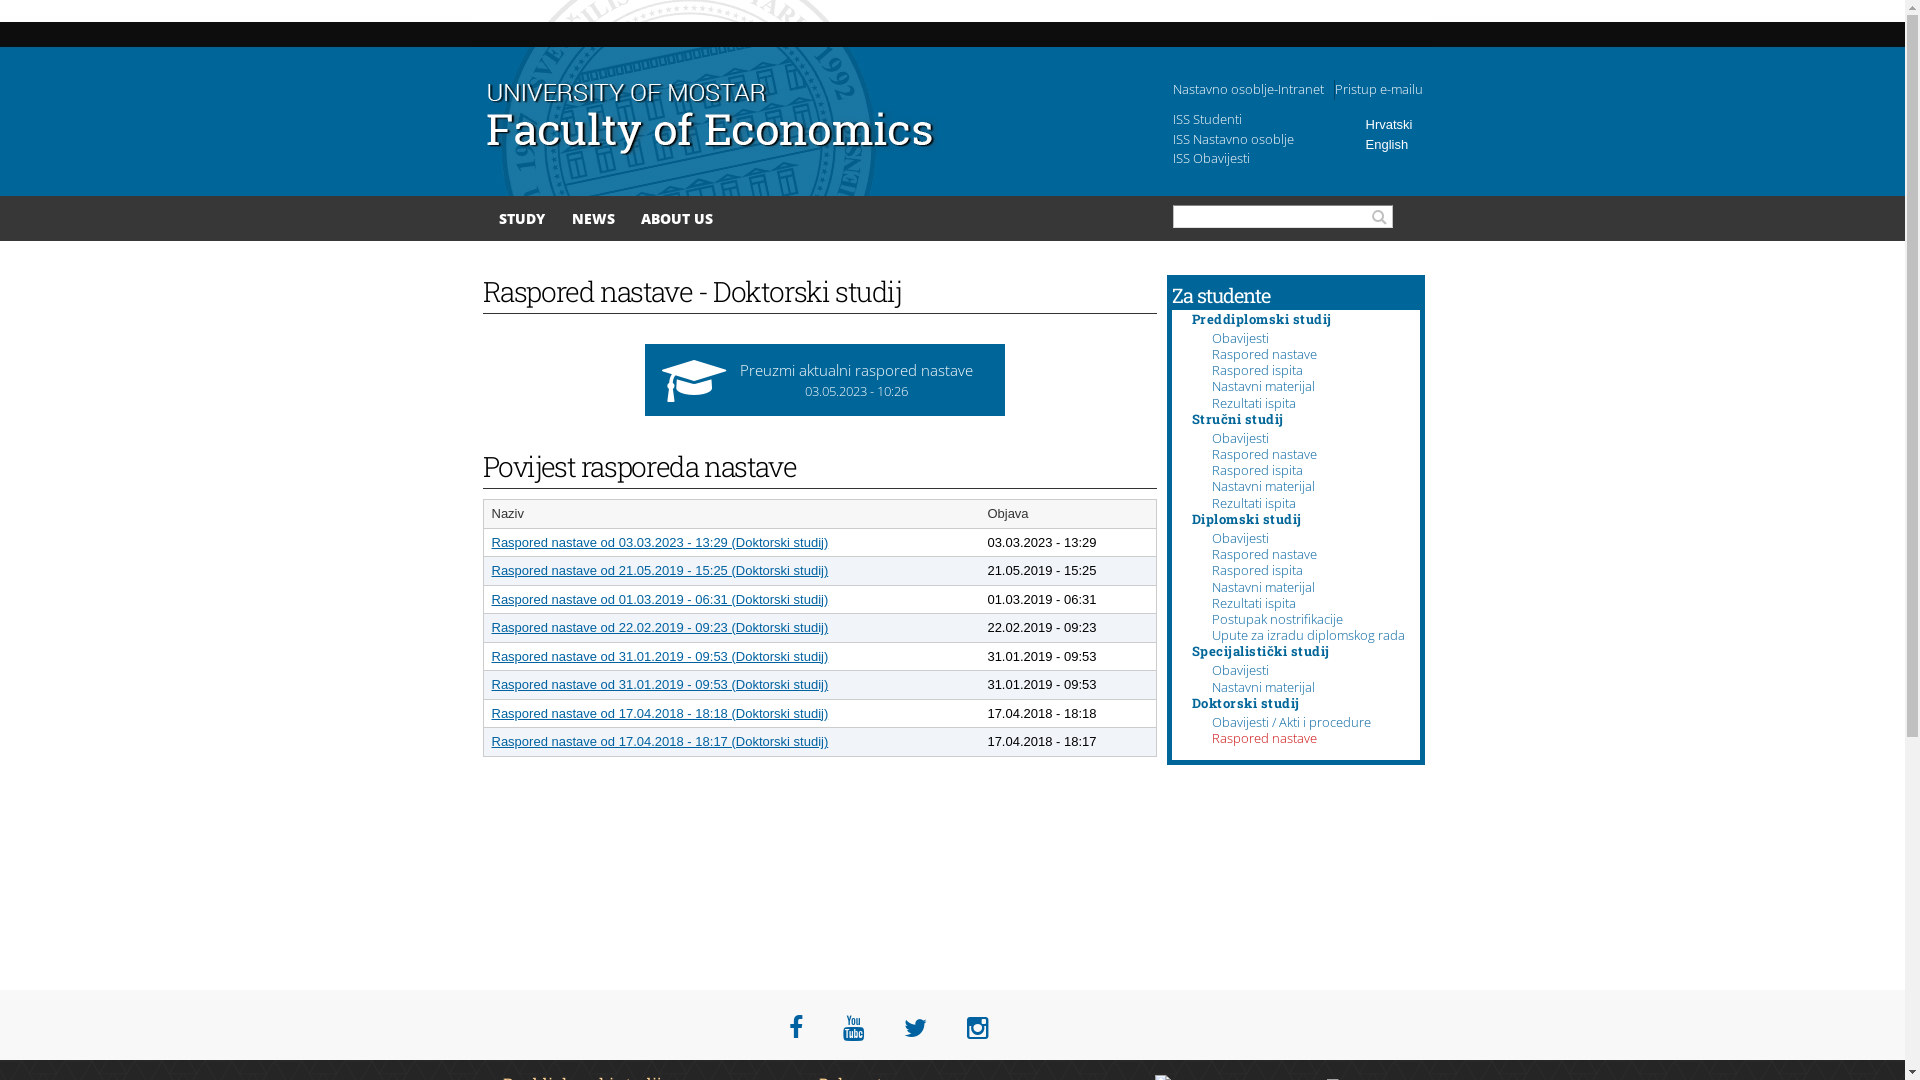 This screenshot has height=1080, width=1920. What do you see at coordinates (641, 218) in the screenshot?
I see `'ABOUT US'` at bounding box center [641, 218].